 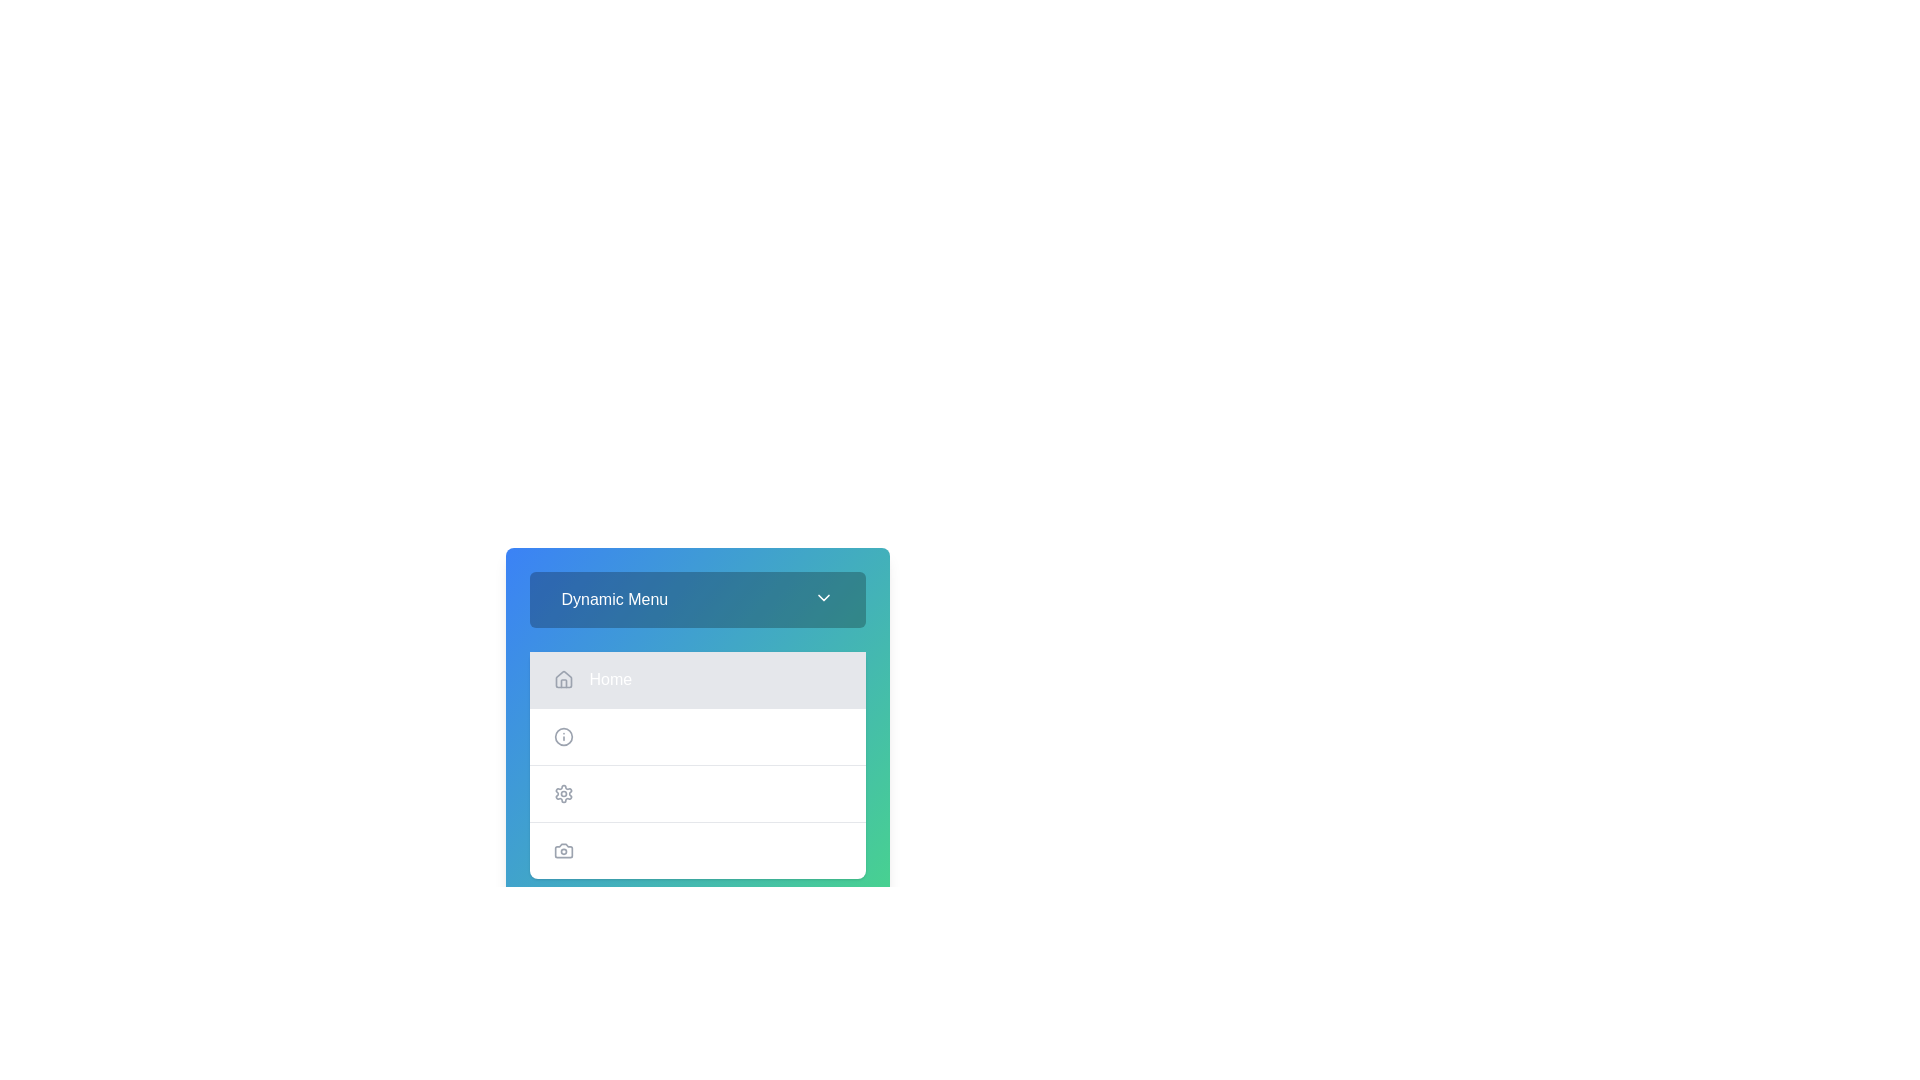 I want to click on the second navigation item in the sidebar menu, which is positioned between the 'Home' button above and the 'Settings' button below, to trigger its hover state, so click(x=697, y=736).